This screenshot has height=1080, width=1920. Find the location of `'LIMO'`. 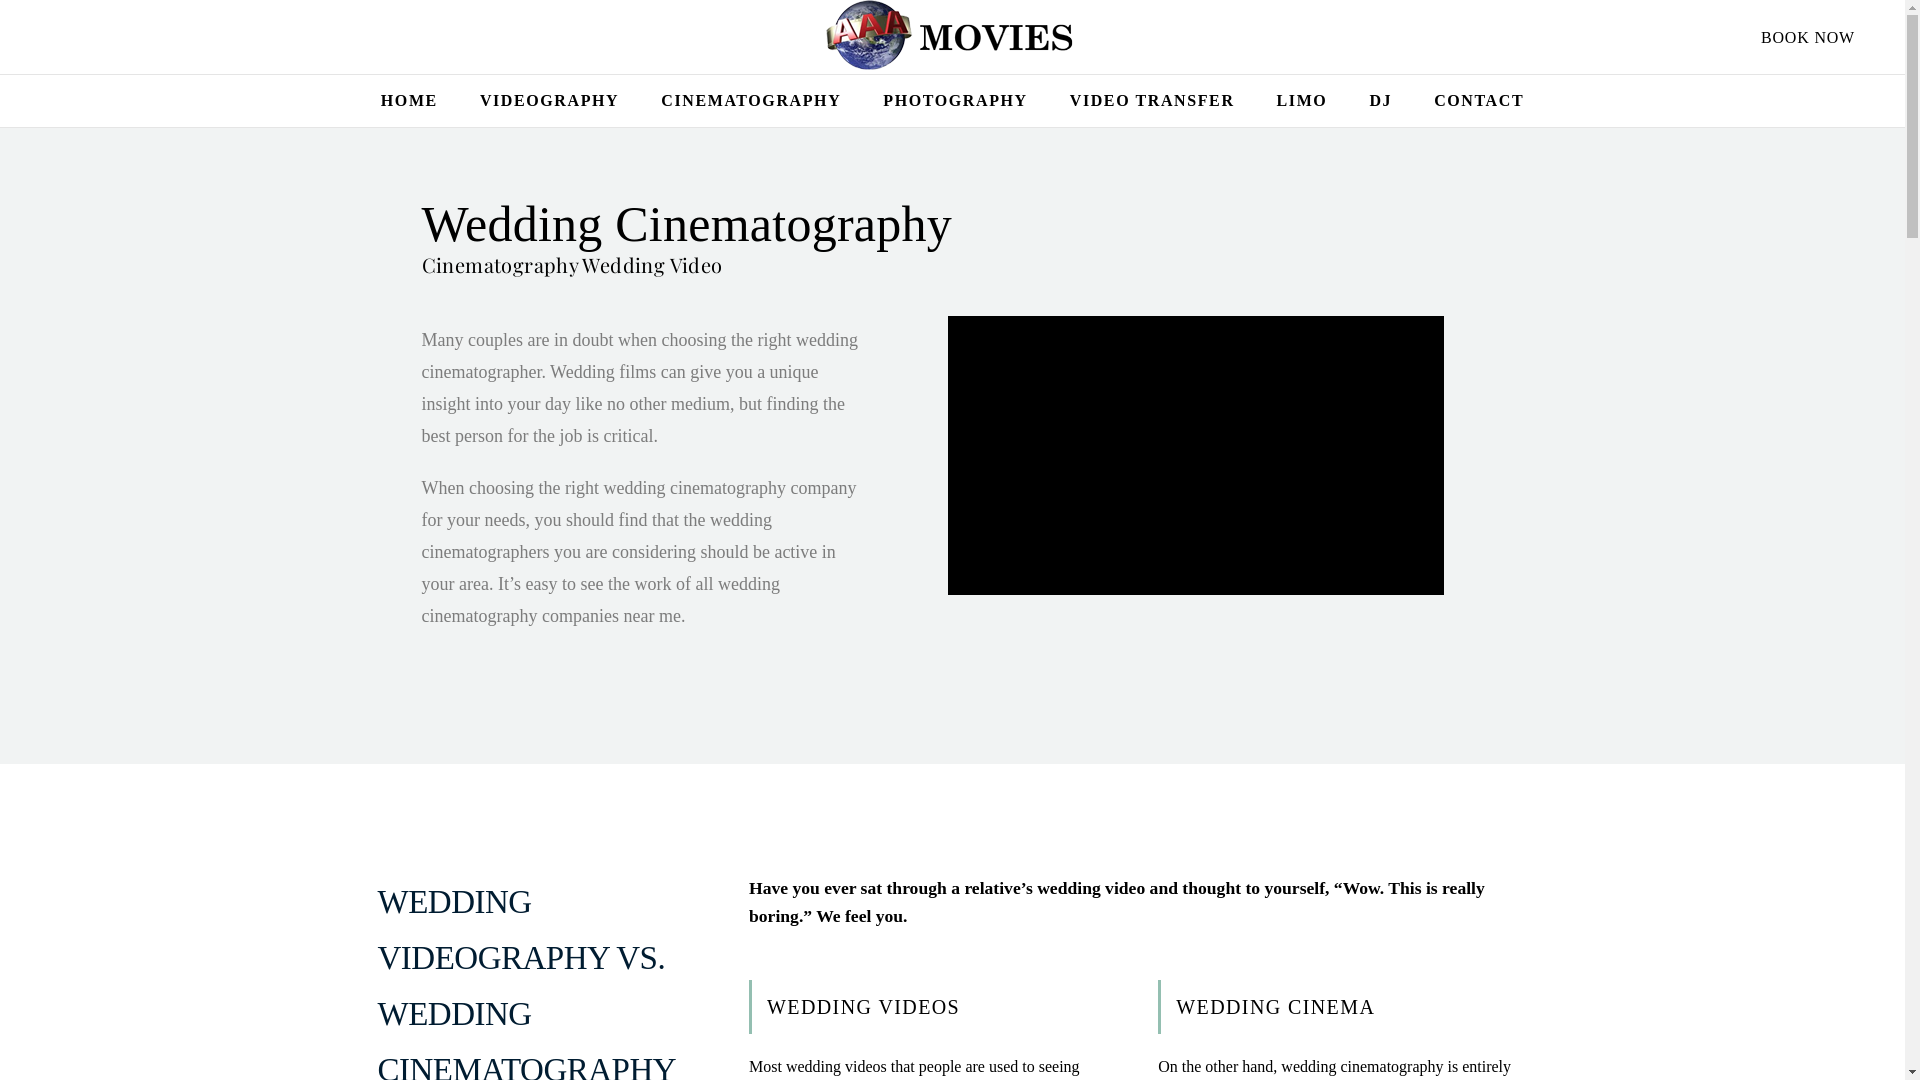

'LIMO' is located at coordinates (1302, 100).